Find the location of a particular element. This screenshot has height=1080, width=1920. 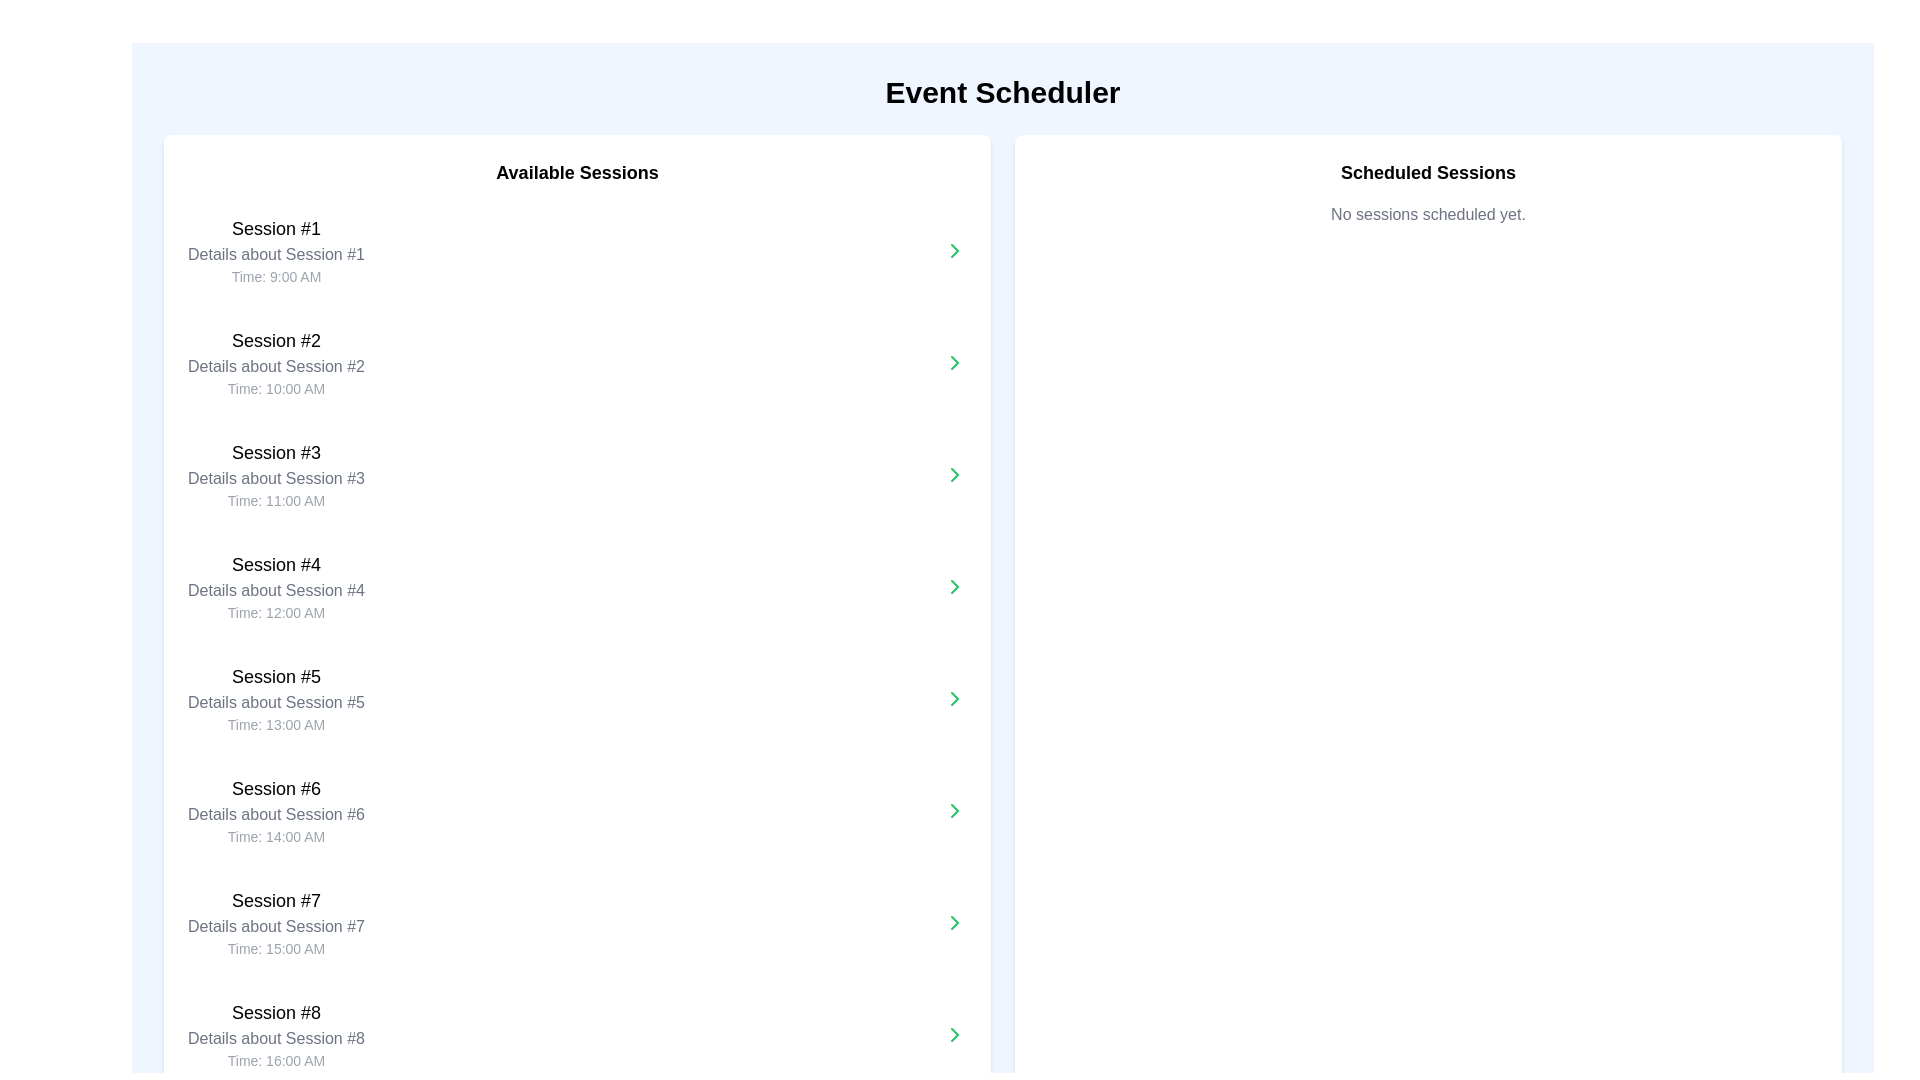

the right-pointing chevron icon for 'Session #2' in the 'Available Sessions' list is located at coordinates (954, 249).